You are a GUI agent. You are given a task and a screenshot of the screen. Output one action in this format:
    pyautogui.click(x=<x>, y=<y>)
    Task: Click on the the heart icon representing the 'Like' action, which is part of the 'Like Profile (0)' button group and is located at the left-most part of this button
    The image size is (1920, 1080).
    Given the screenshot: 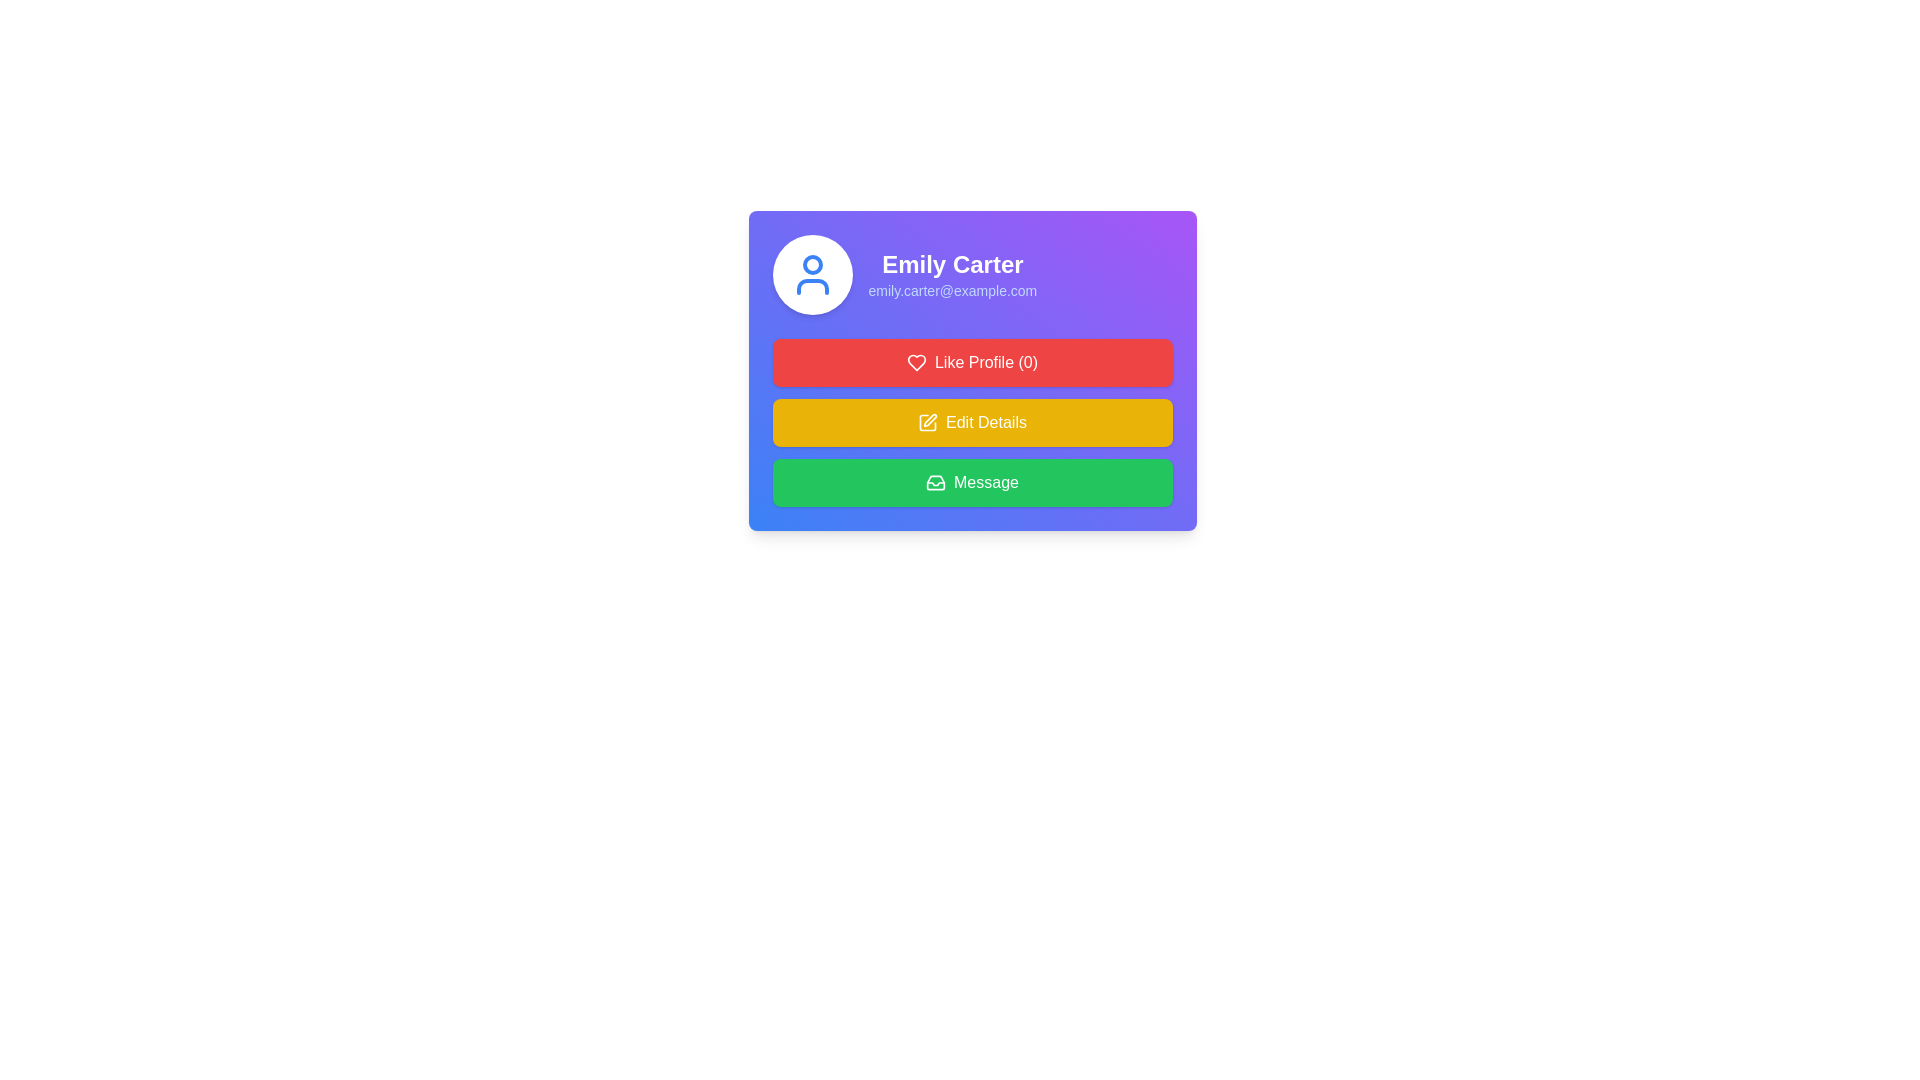 What is the action you would take?
    pyautogui.click(x=915, y=362)
    